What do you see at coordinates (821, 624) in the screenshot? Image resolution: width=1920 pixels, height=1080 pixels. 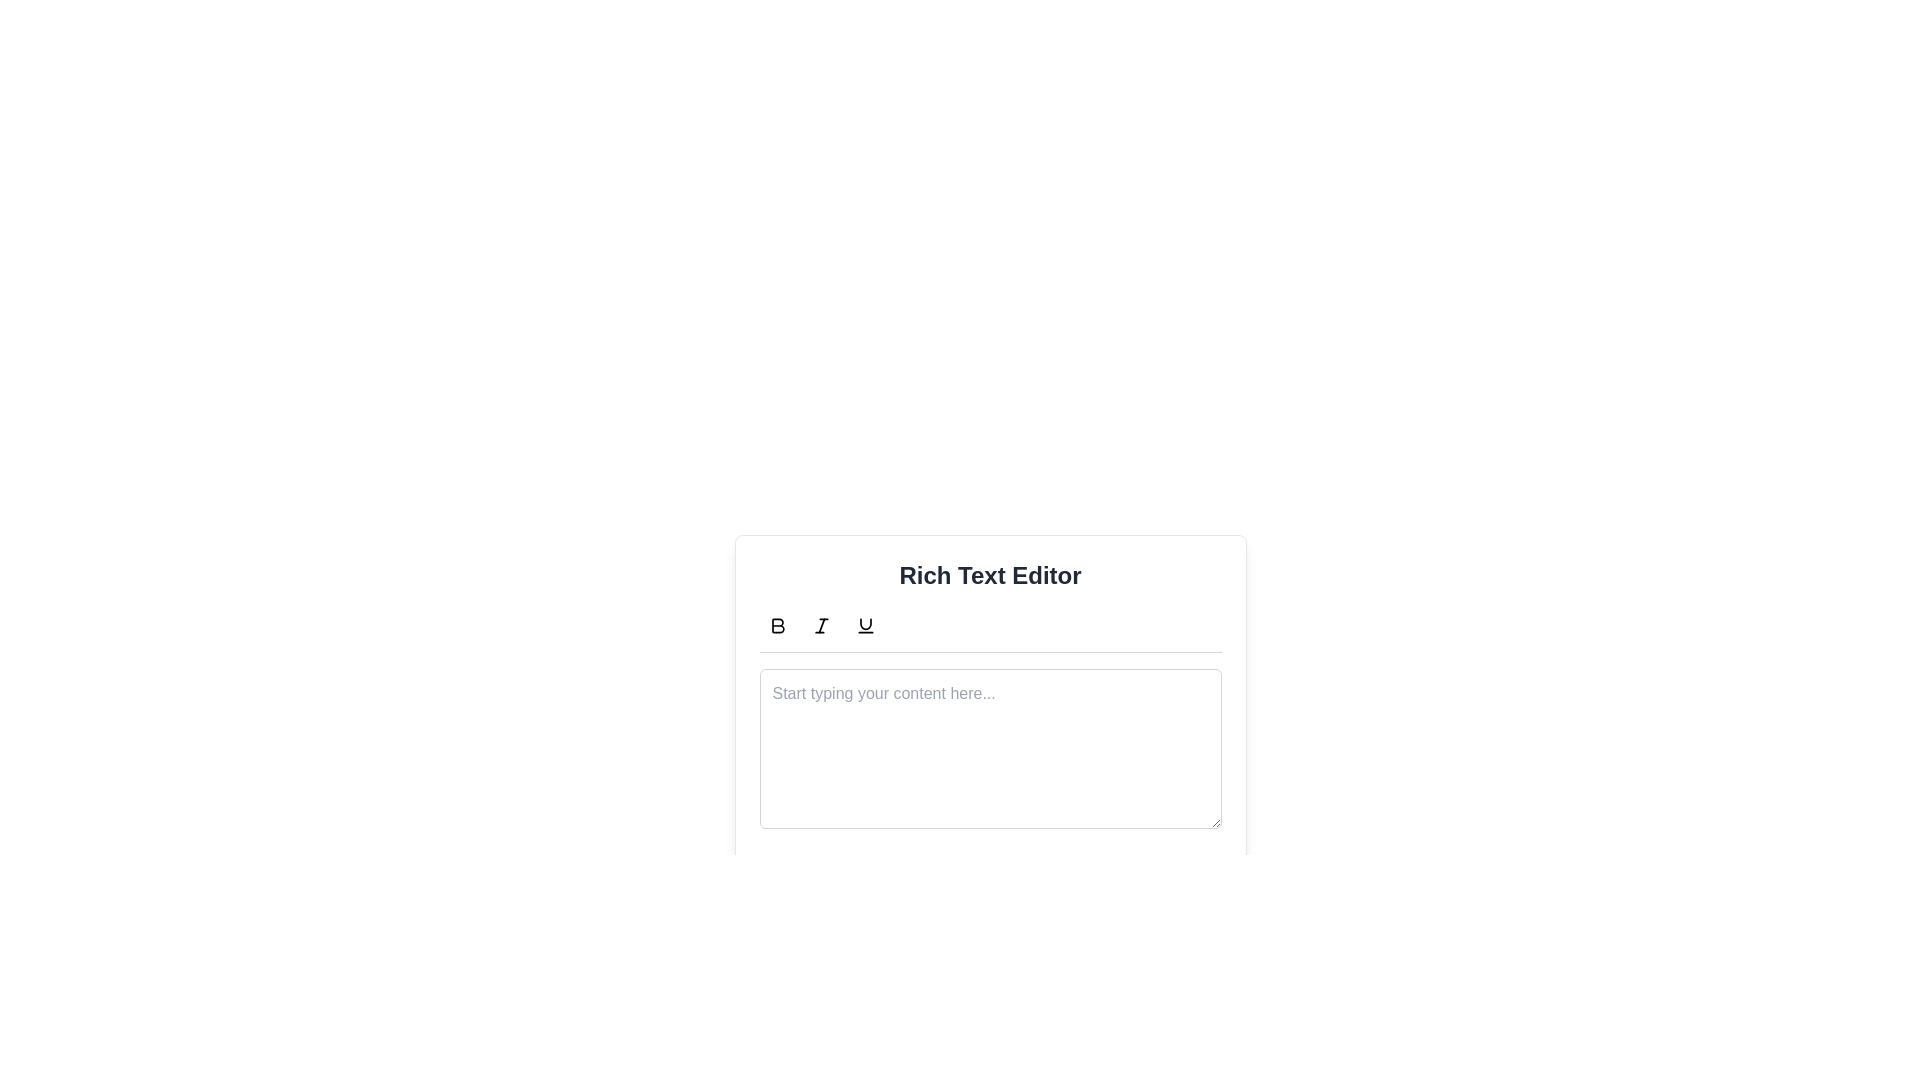 I see `the 'Italic' formatting icon located at the center between the lines forming the italic symbol` at bounding box center [821, 624].